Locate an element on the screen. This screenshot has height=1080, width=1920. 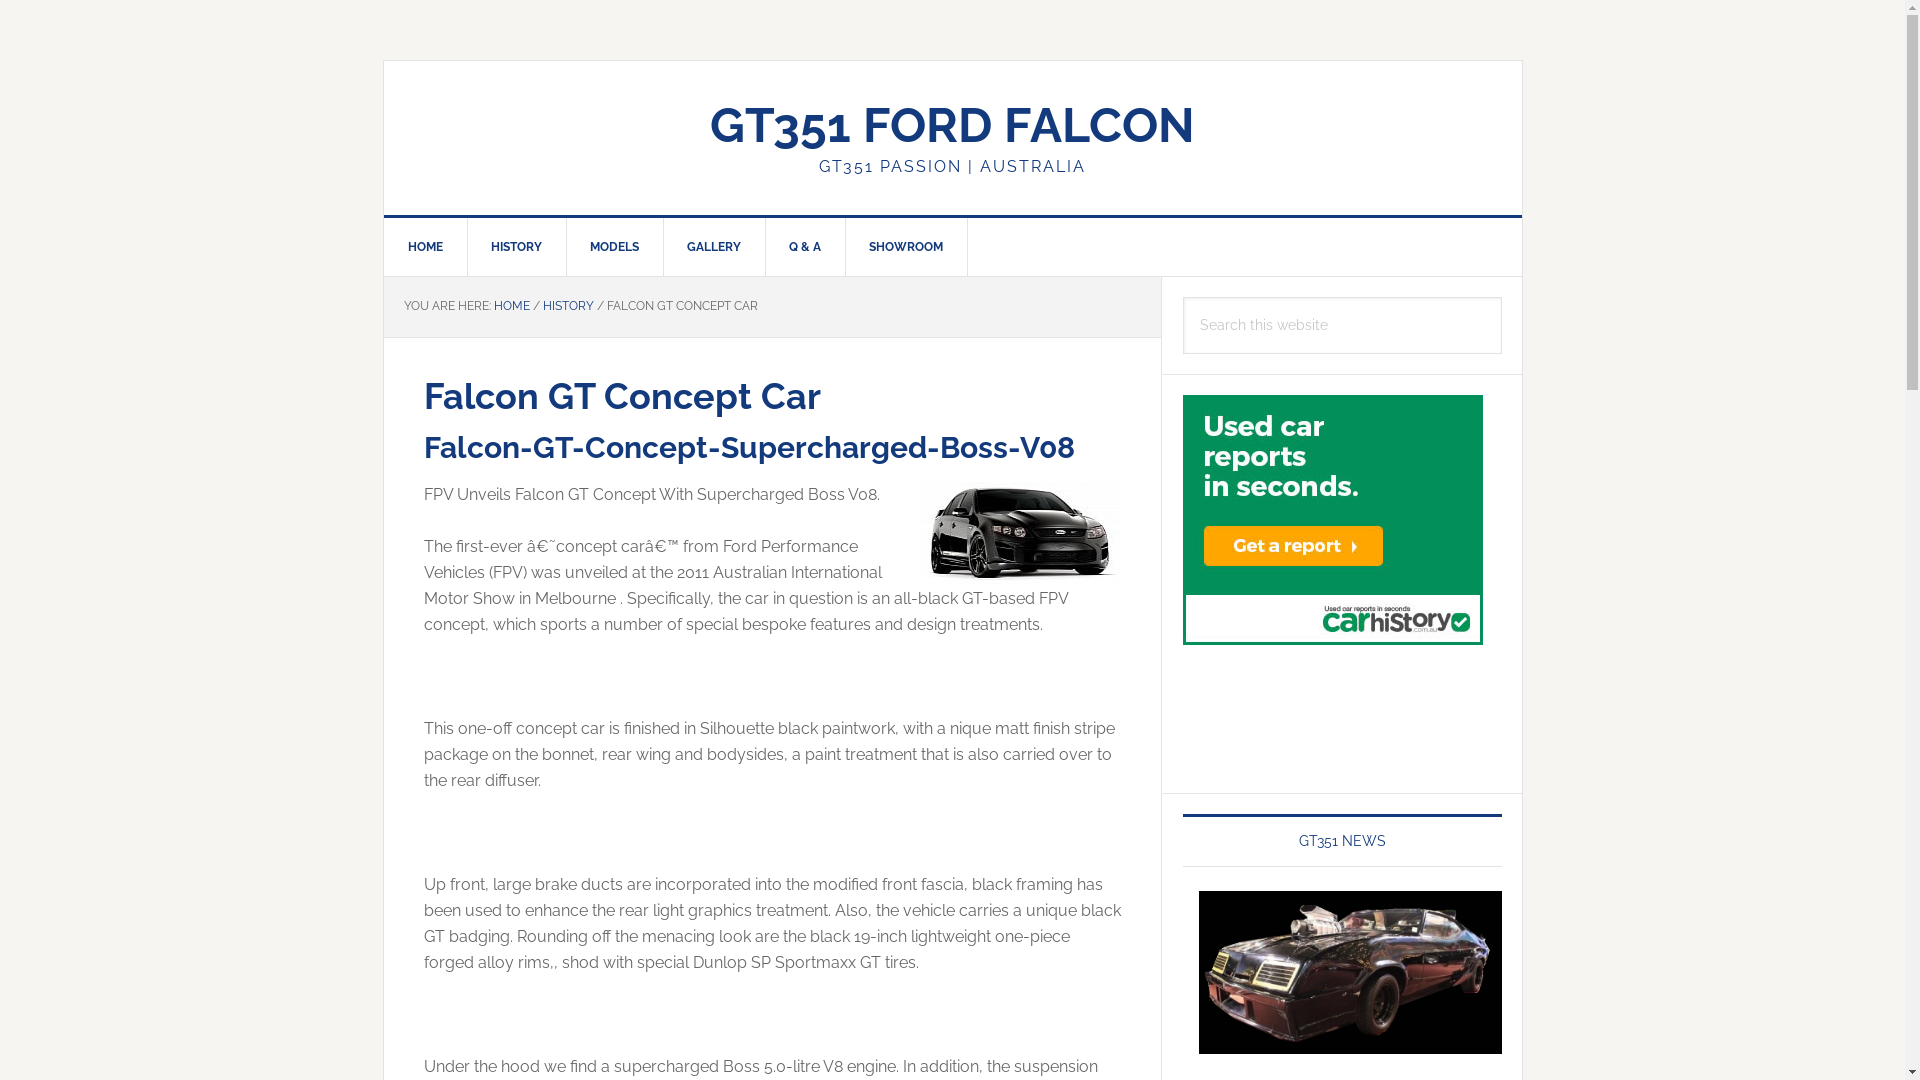
'Q & A' is located at coordinates (804, 245).